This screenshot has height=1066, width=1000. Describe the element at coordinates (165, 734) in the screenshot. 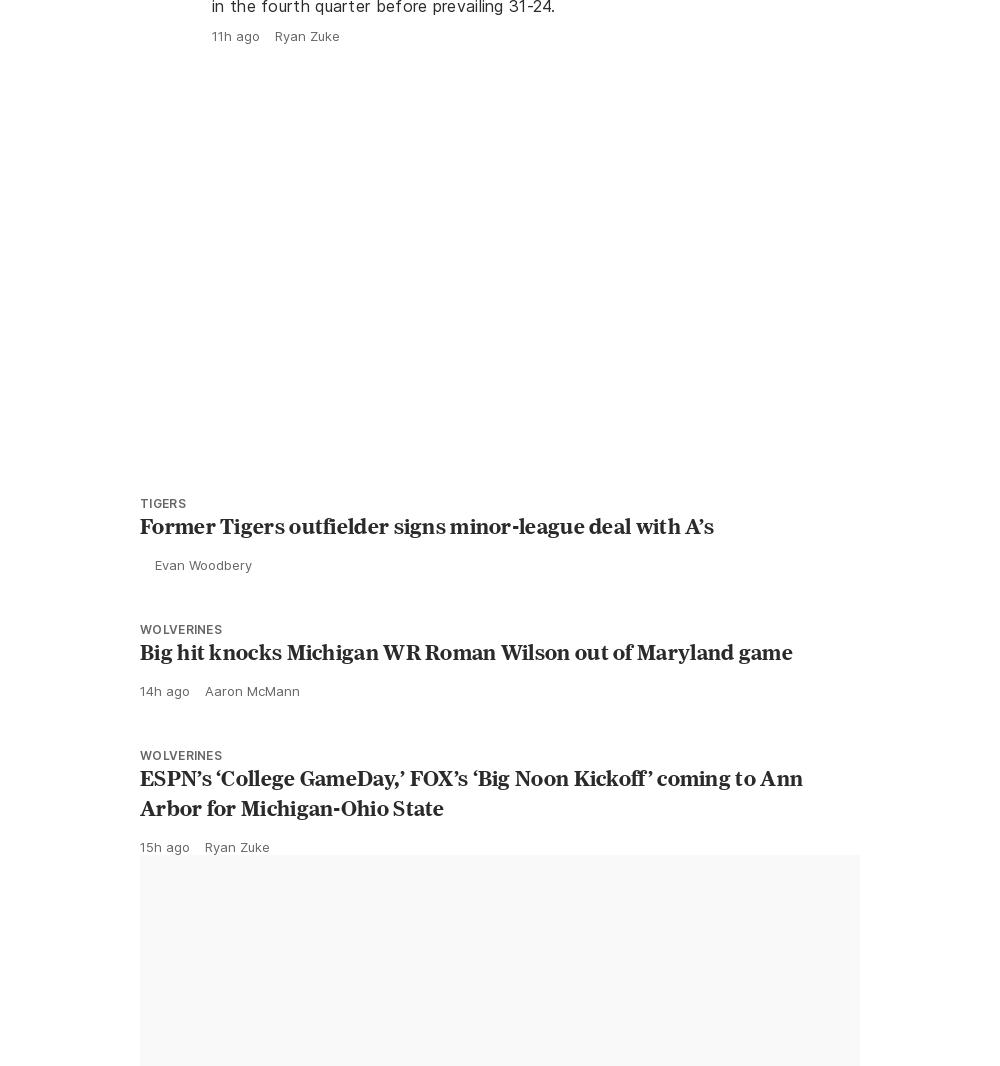

I see `'14h ago'` at that location.